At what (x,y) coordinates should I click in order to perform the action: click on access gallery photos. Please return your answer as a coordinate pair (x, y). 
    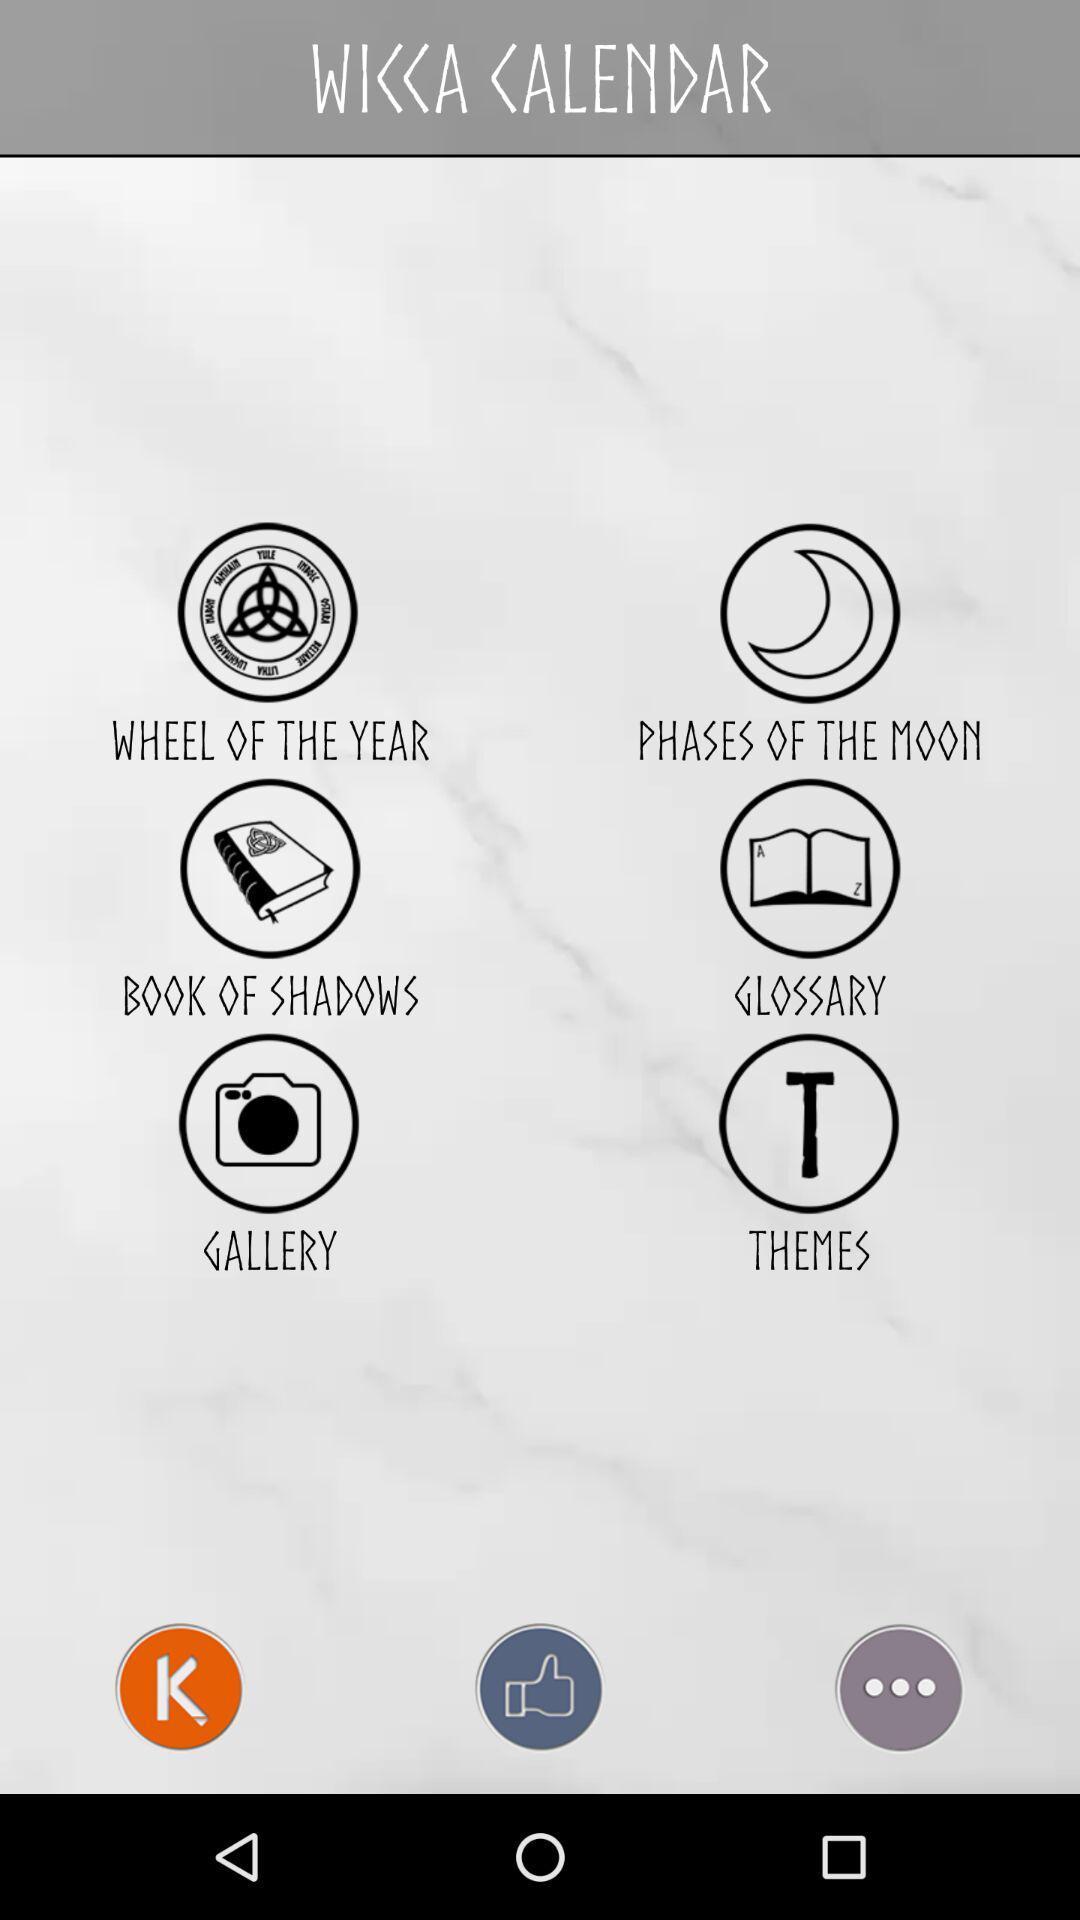
    Looking at the image, I should click on (268, 1123).